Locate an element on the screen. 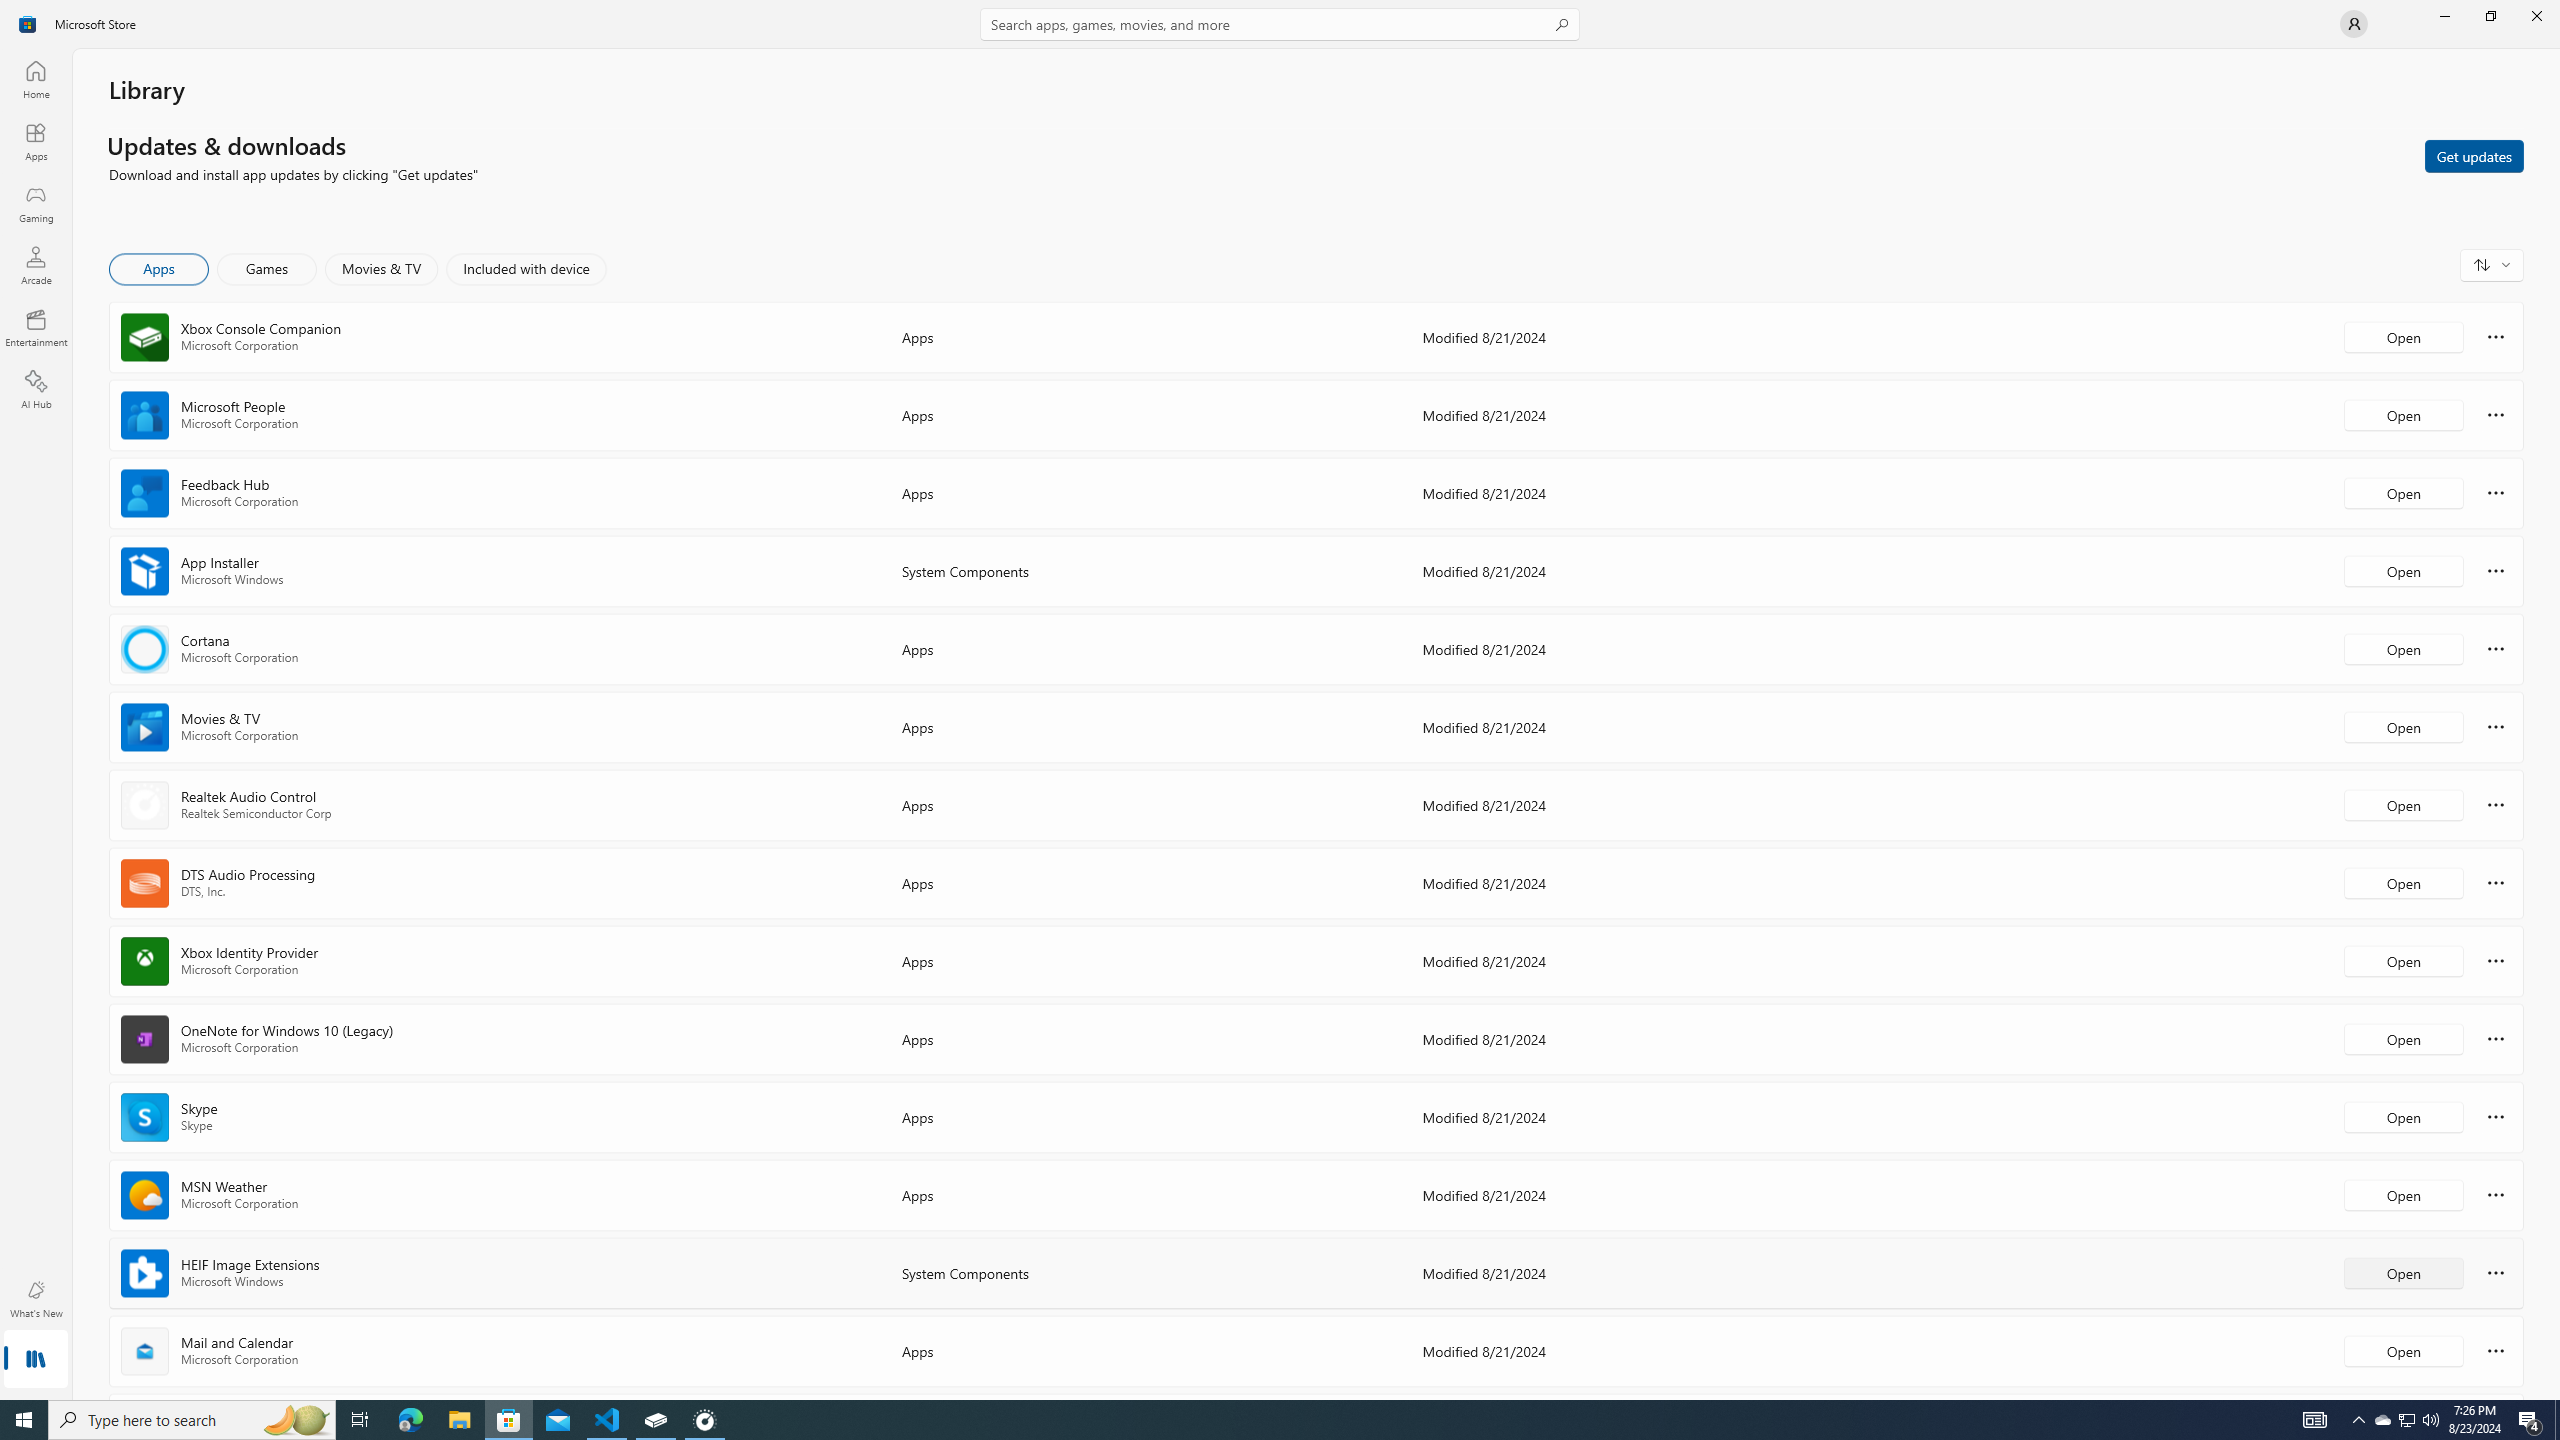 The image size is (2560, 1440). 'User profile' is located at coordinates (2352, 22).